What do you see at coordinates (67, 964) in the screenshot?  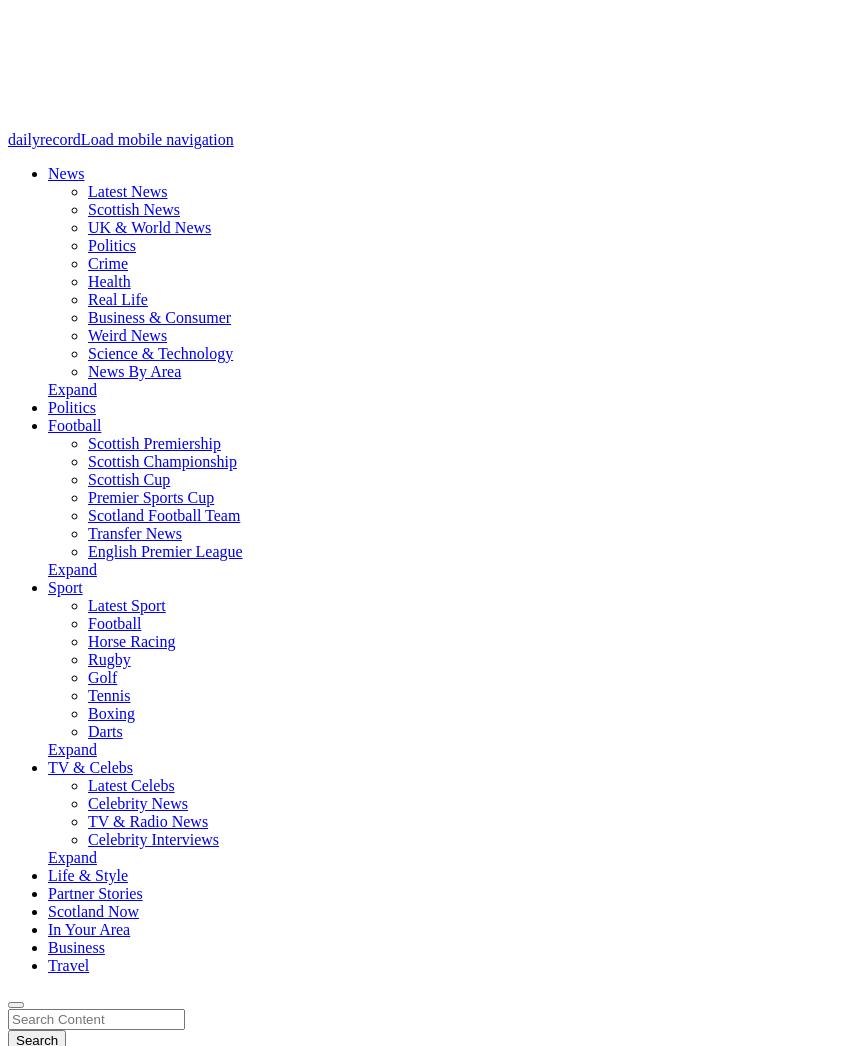 I see `'Travel'` at bounding box center [67, 964].